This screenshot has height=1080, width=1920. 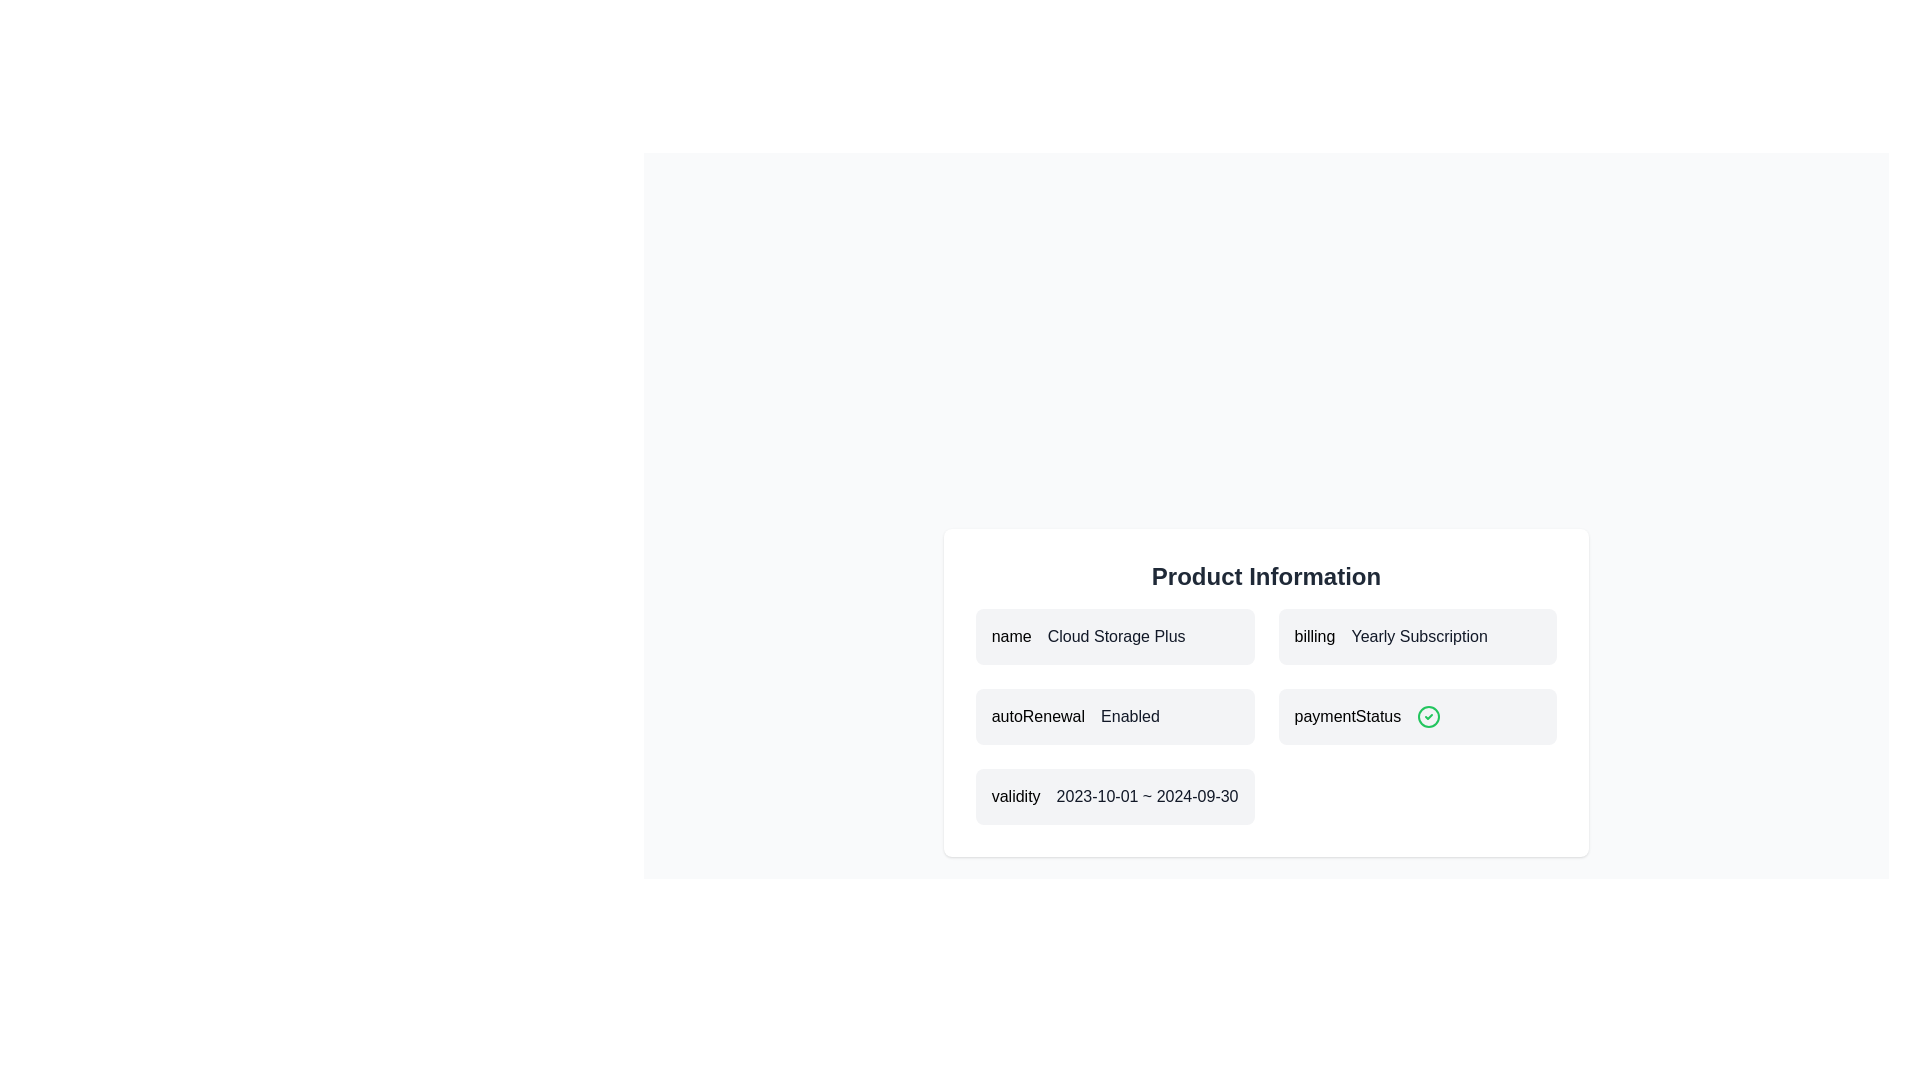 What do you see at coordinates (1347, 716) in the screenshot?
I see `the text label element displaying 'paymentStatus'` at bounding box center [1347, 716].